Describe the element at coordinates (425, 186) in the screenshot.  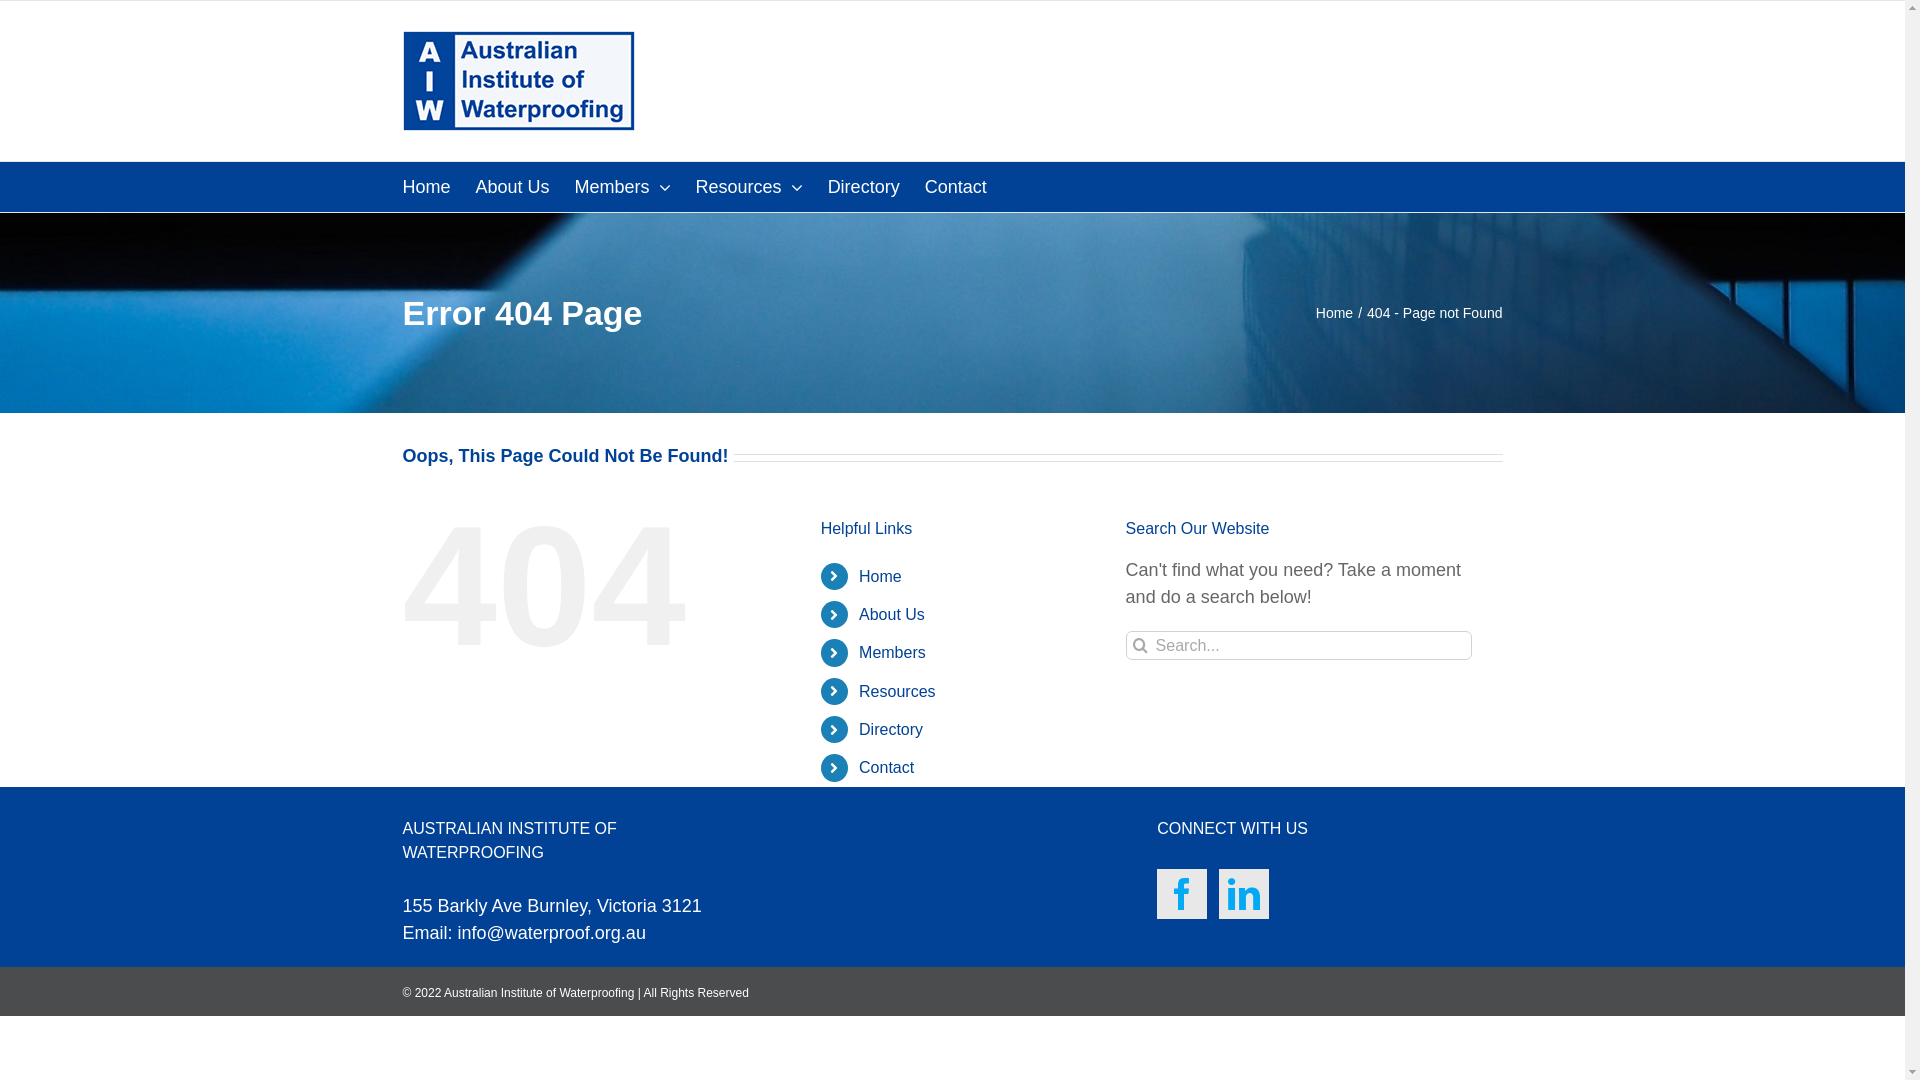
I see `'Home'` at that location.